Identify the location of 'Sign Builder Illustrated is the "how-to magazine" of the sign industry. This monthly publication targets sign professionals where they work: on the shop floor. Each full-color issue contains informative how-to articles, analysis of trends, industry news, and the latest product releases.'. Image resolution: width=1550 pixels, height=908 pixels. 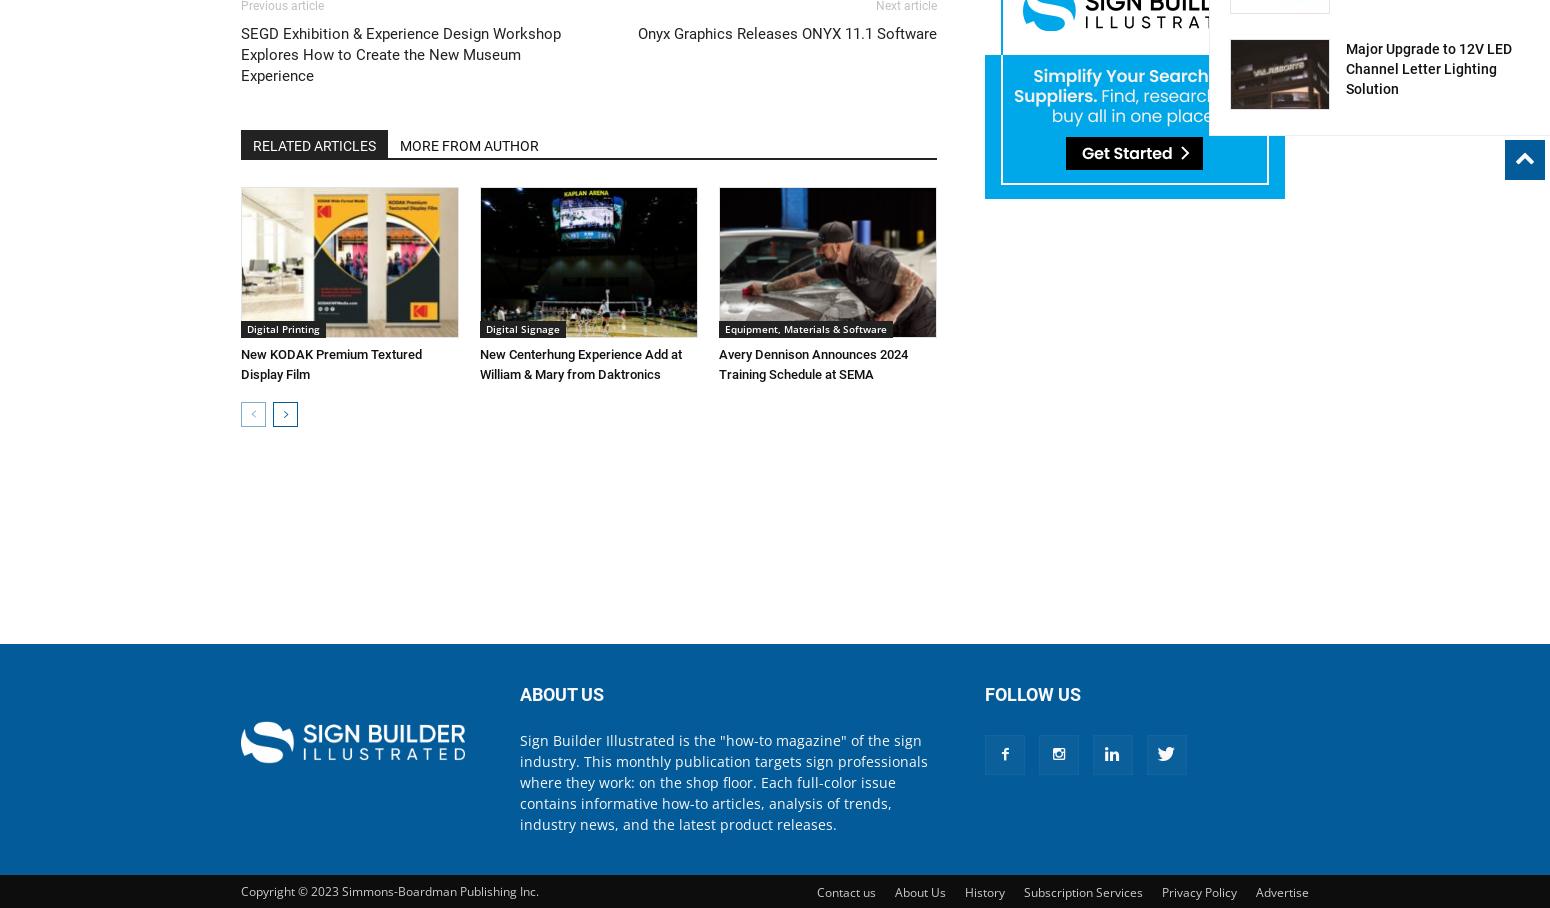
(724, 781).